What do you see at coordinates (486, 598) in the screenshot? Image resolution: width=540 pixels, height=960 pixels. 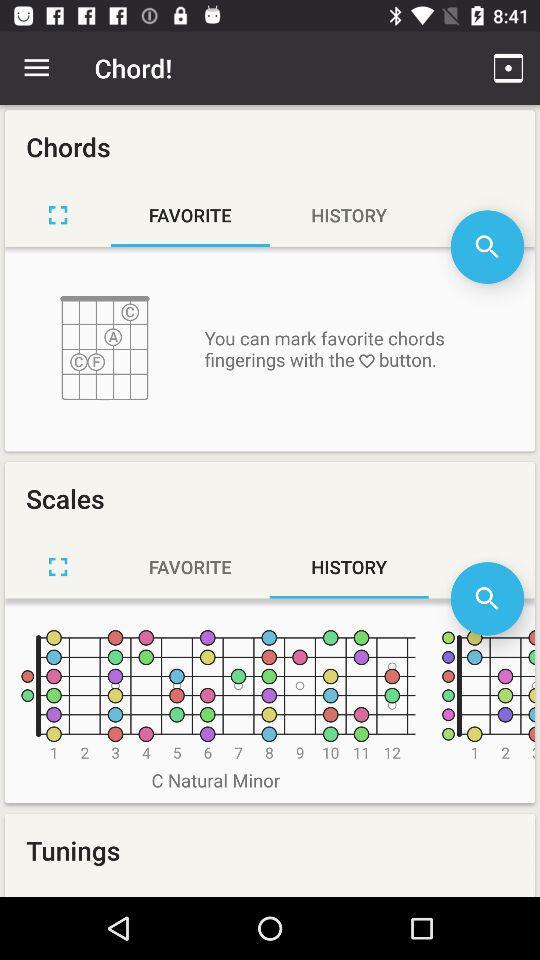 I see `search button` at bounding box center [486, 598].